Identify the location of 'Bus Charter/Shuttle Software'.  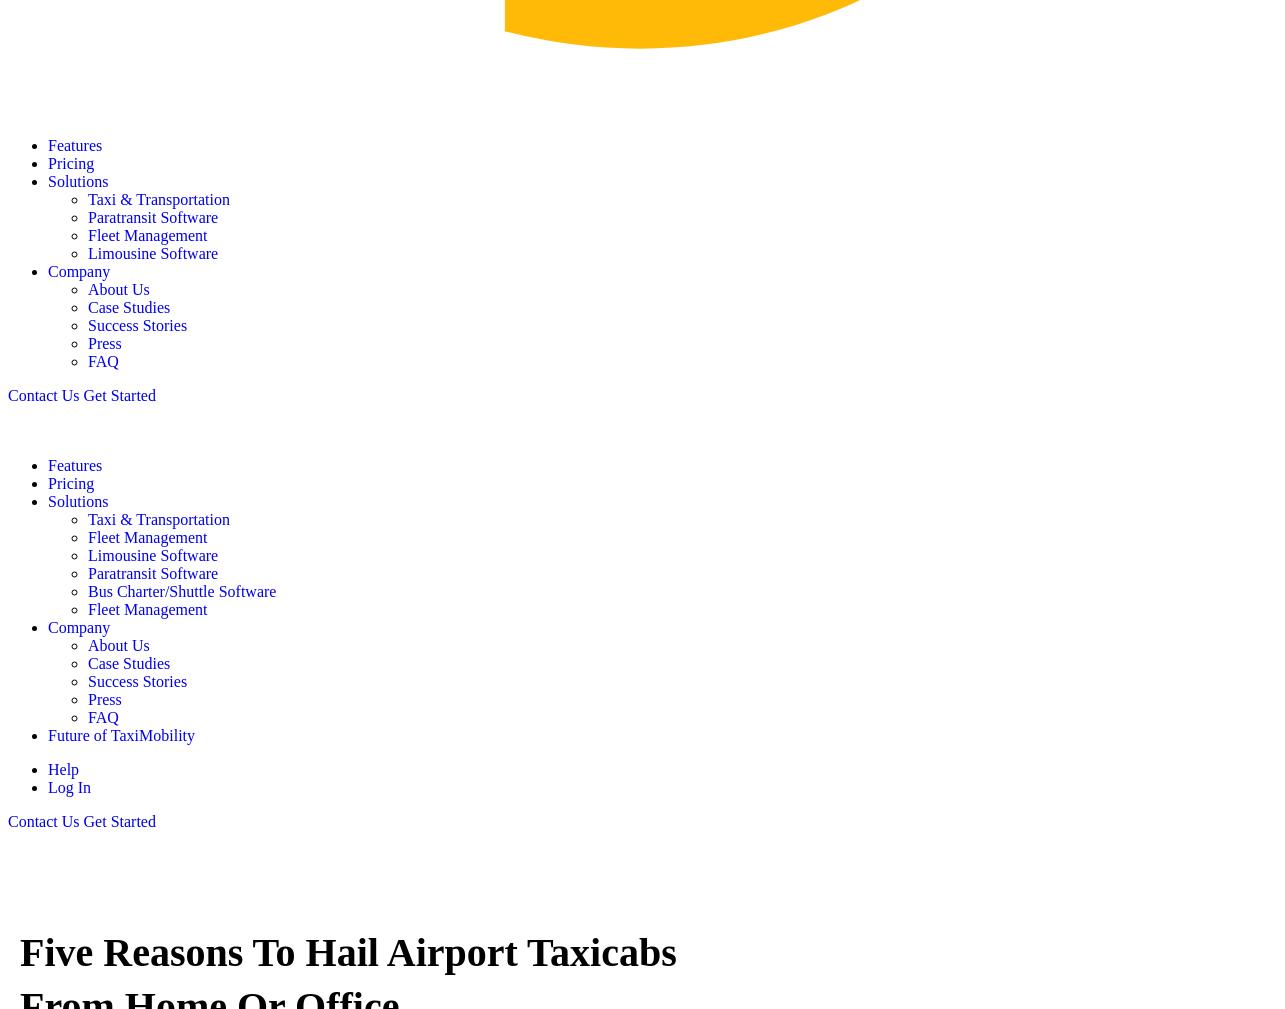
(181, 590).